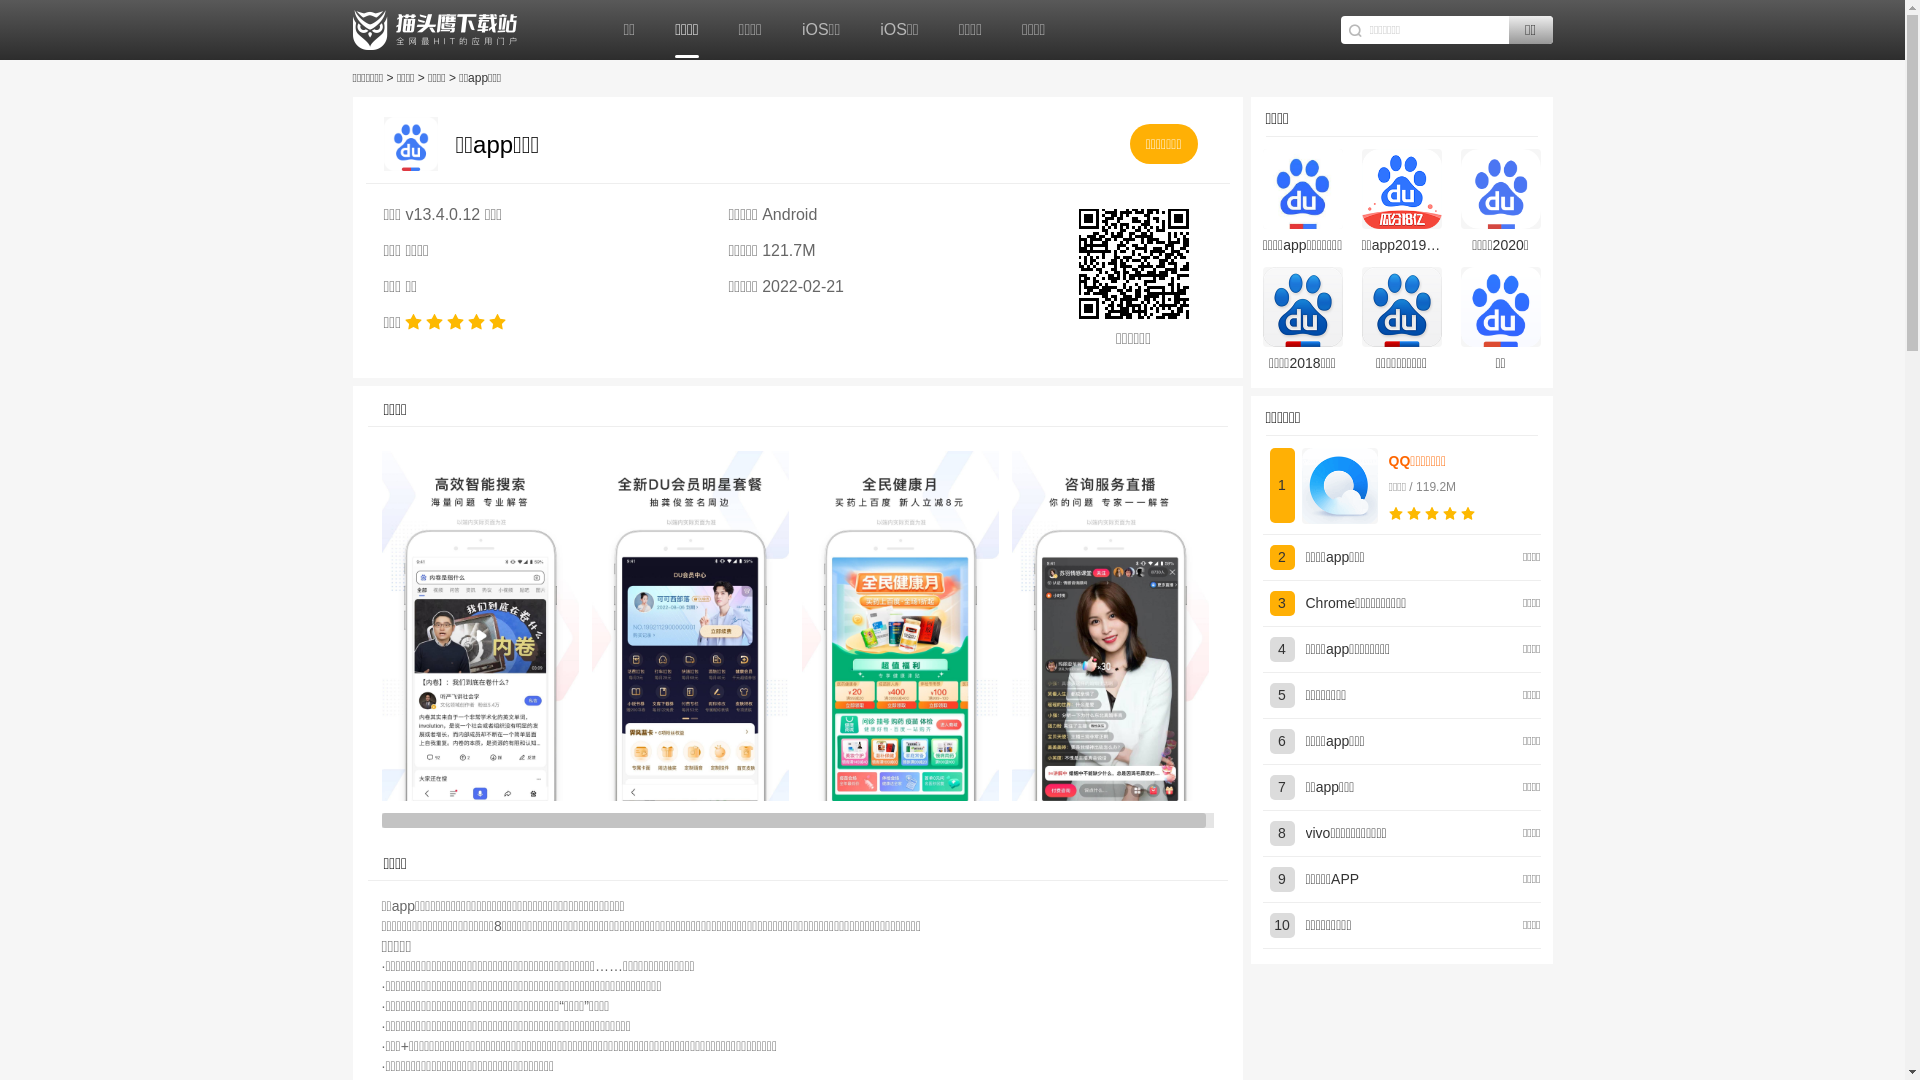  I want to click on 'http://www.36xiu.com/azsoft/4747.html', so click(1132, 262).